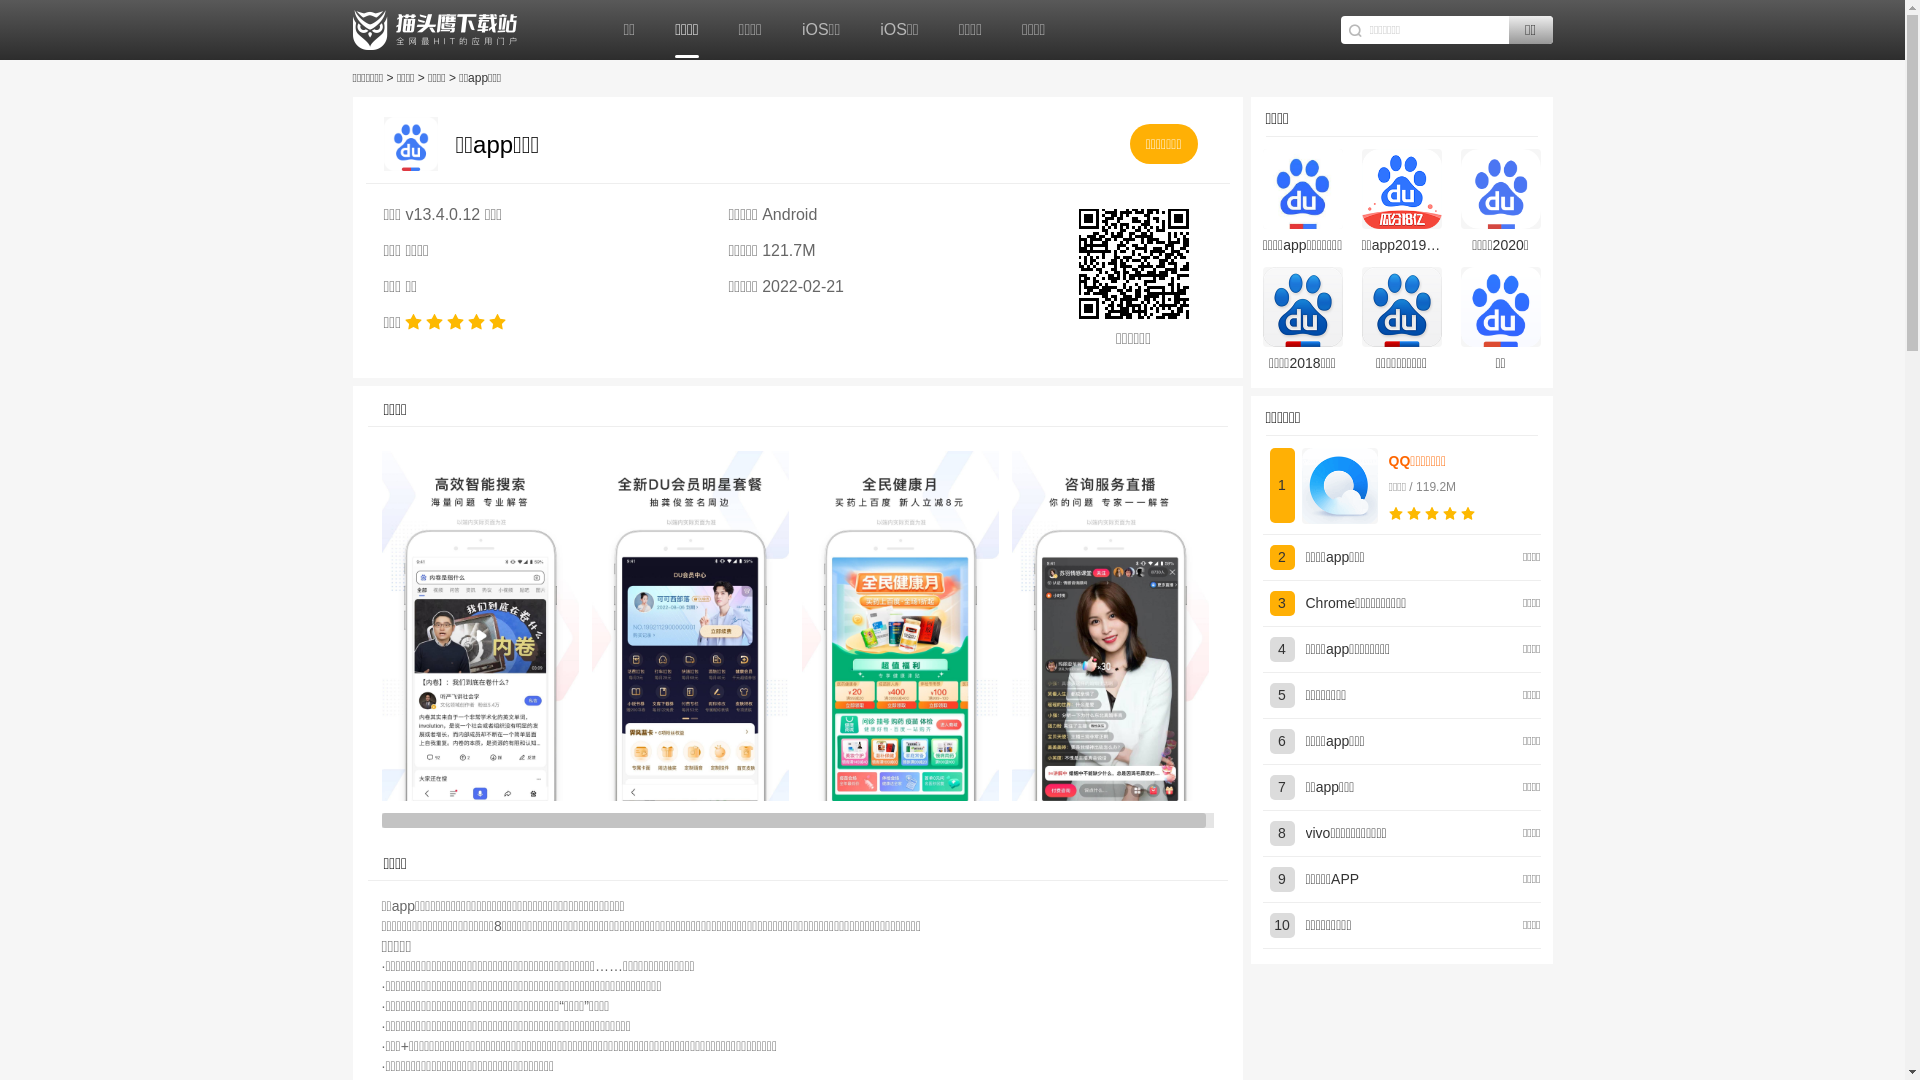  I want to click on 'http://www.36xiu.com/azsoft/4747.html', so click(1132, 262).